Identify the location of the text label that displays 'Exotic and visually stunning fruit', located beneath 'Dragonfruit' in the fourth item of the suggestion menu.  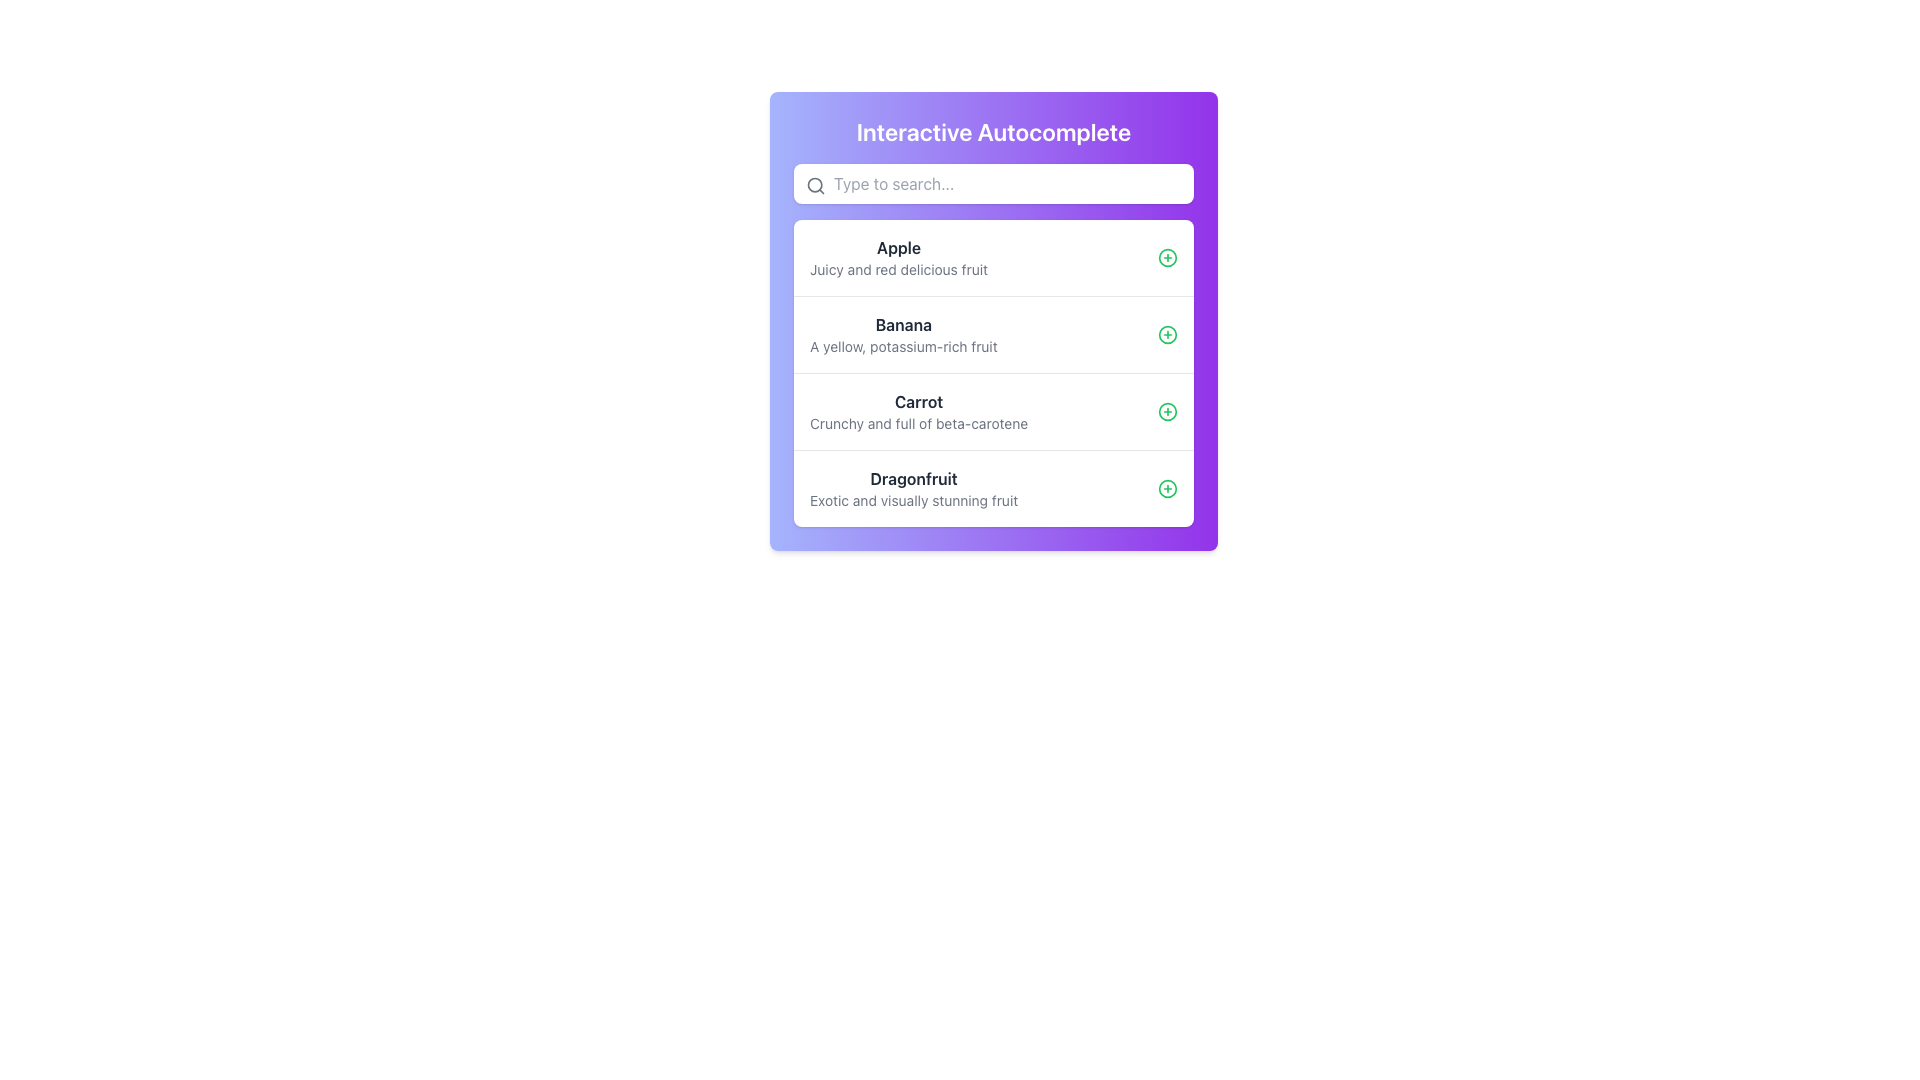
(913, 500).